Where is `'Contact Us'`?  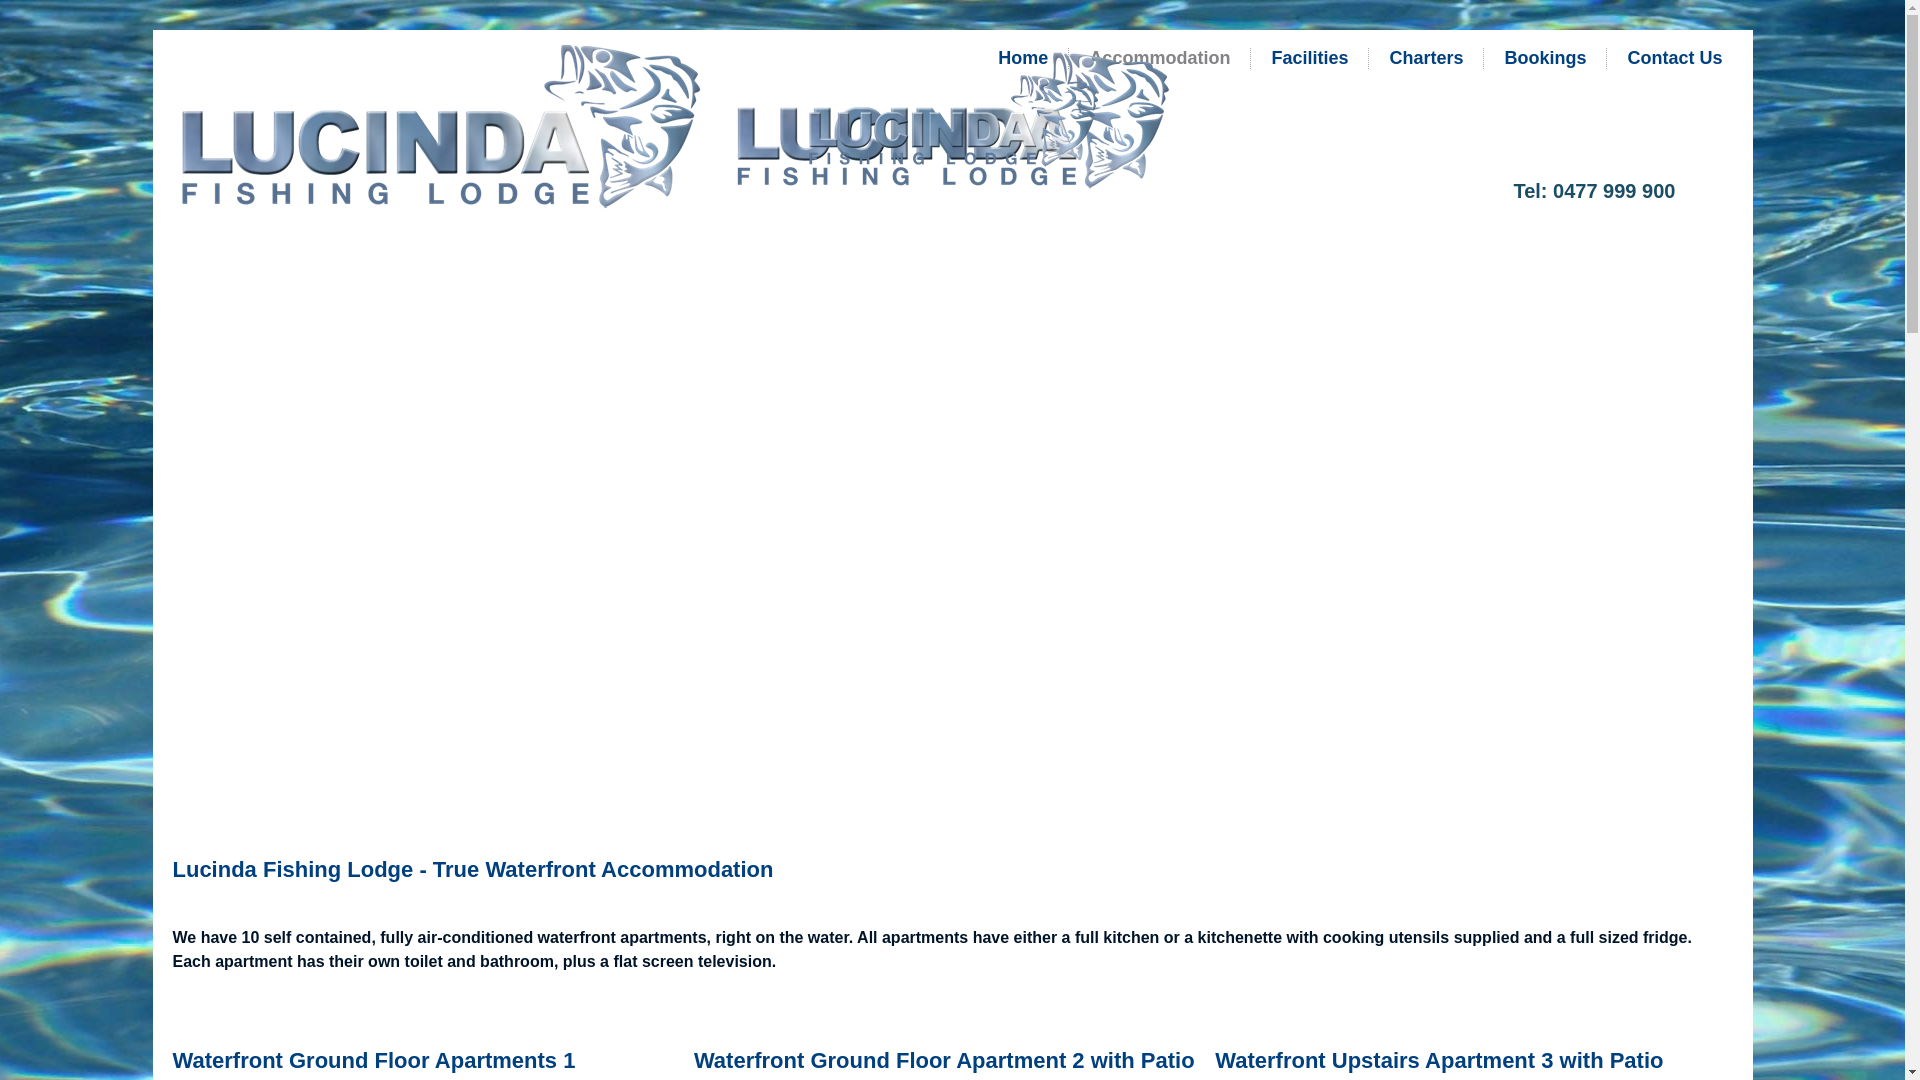
'Contact Us' is located at coordinates (1674, 56).